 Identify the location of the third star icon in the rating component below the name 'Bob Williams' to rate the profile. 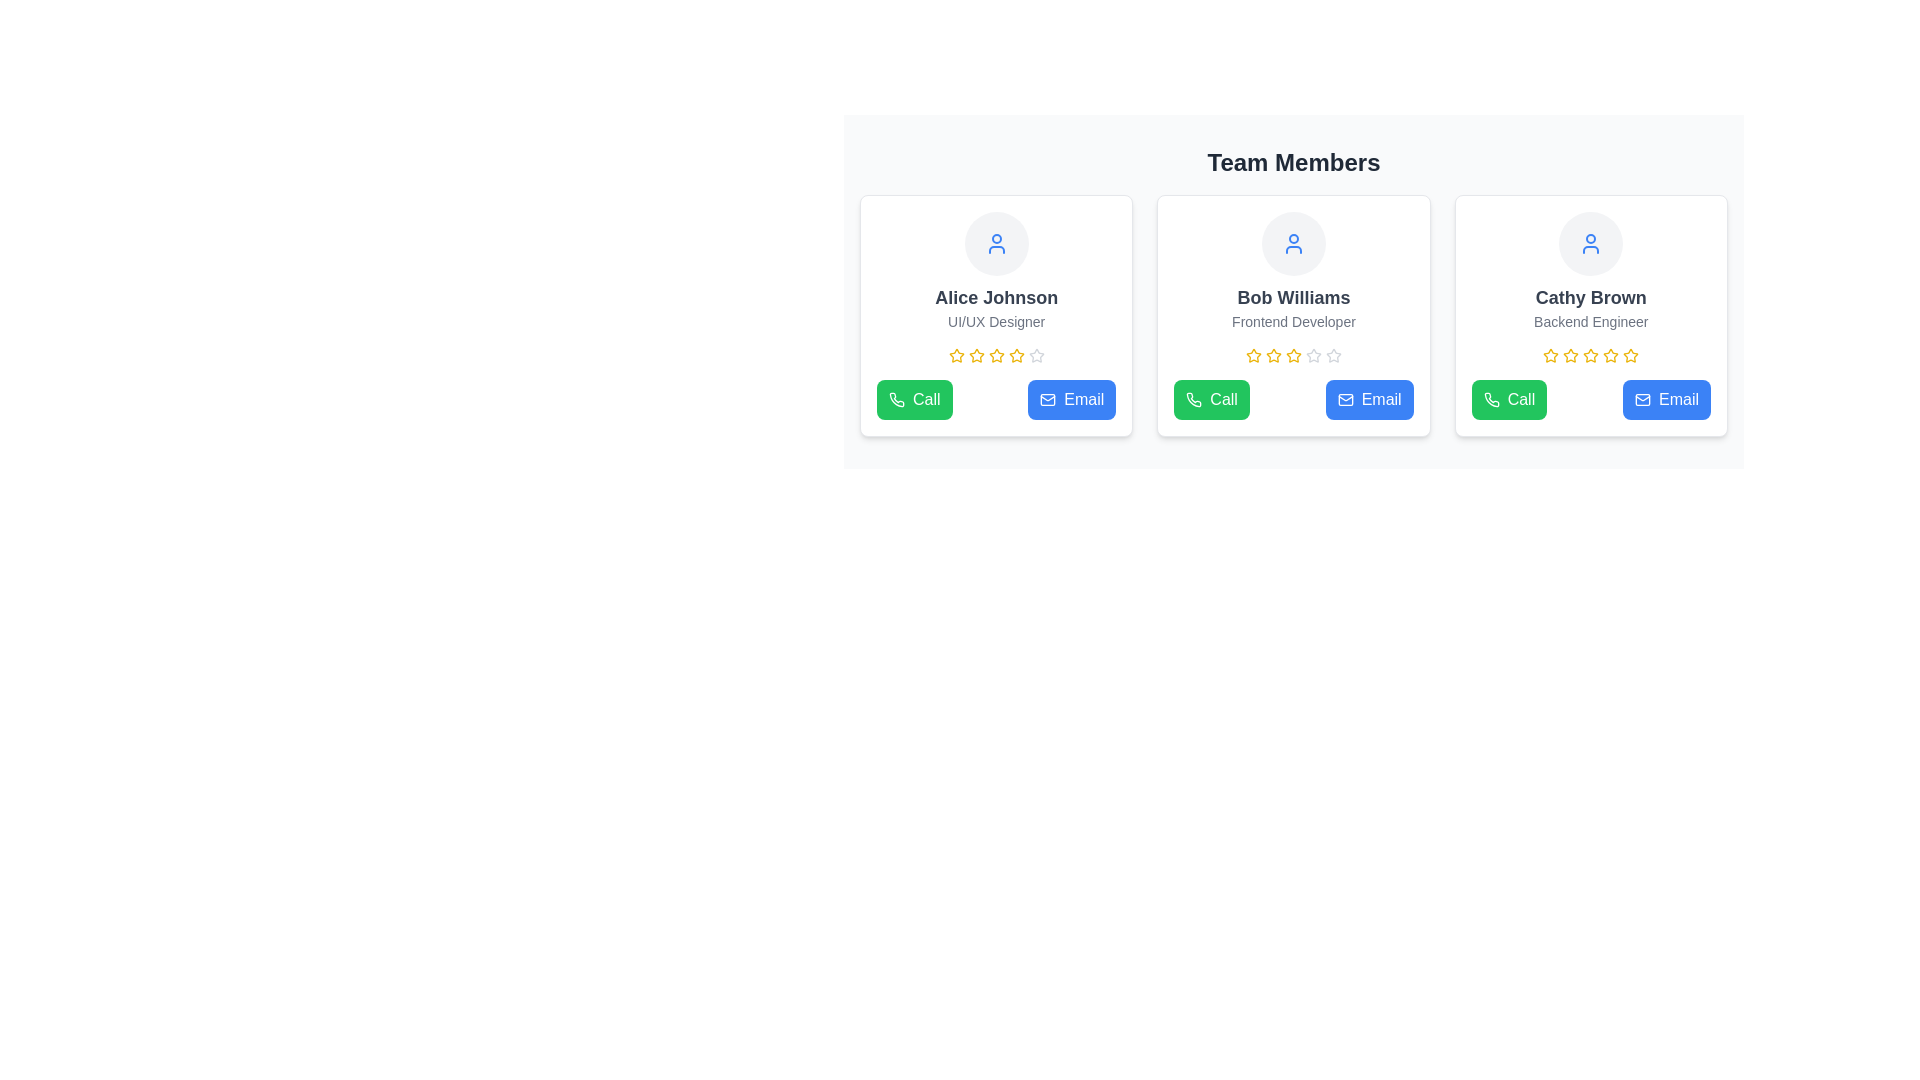
(1314, 354).